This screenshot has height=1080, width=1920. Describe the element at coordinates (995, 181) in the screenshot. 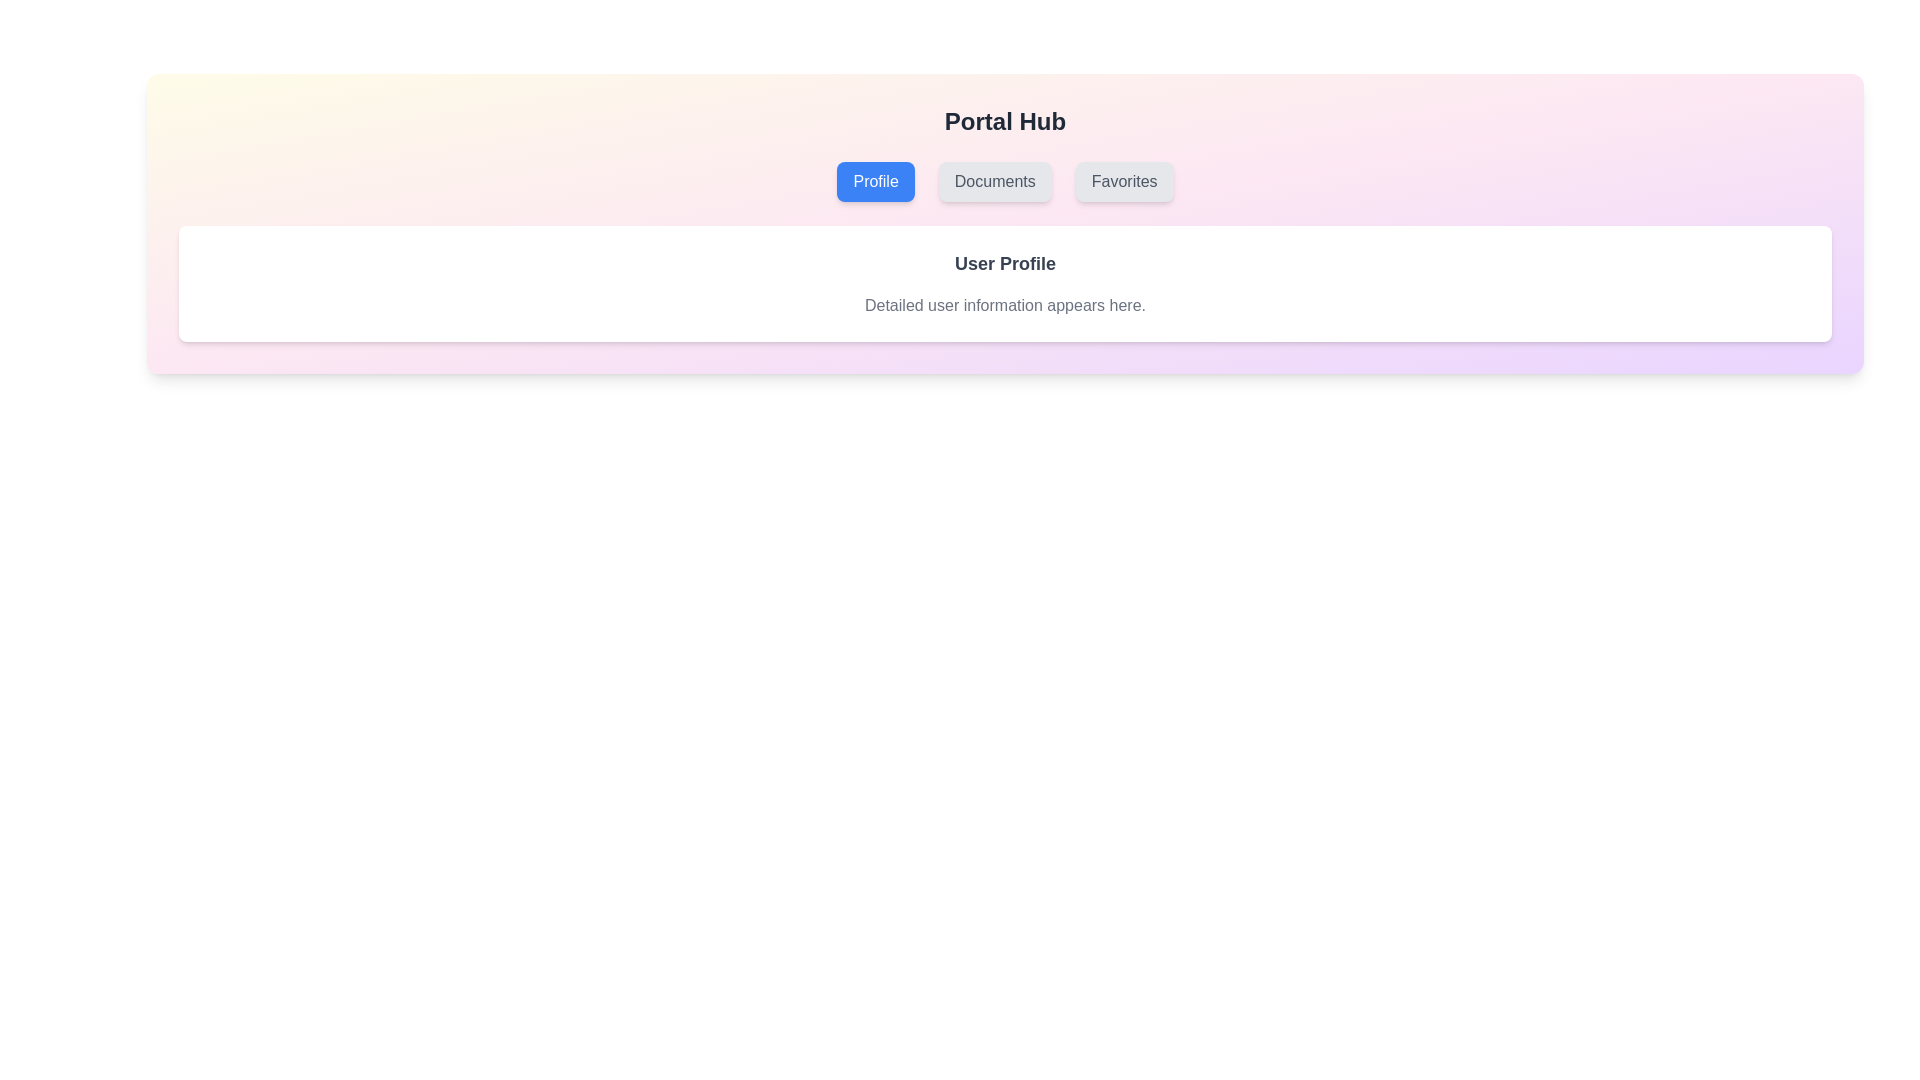

I see `the 'Documents' button, which is a rectangular button with rounded corners, light gray background, and dark gray text, located near the top-center of the interface just below the 'Portal Hub' heading` at that location.